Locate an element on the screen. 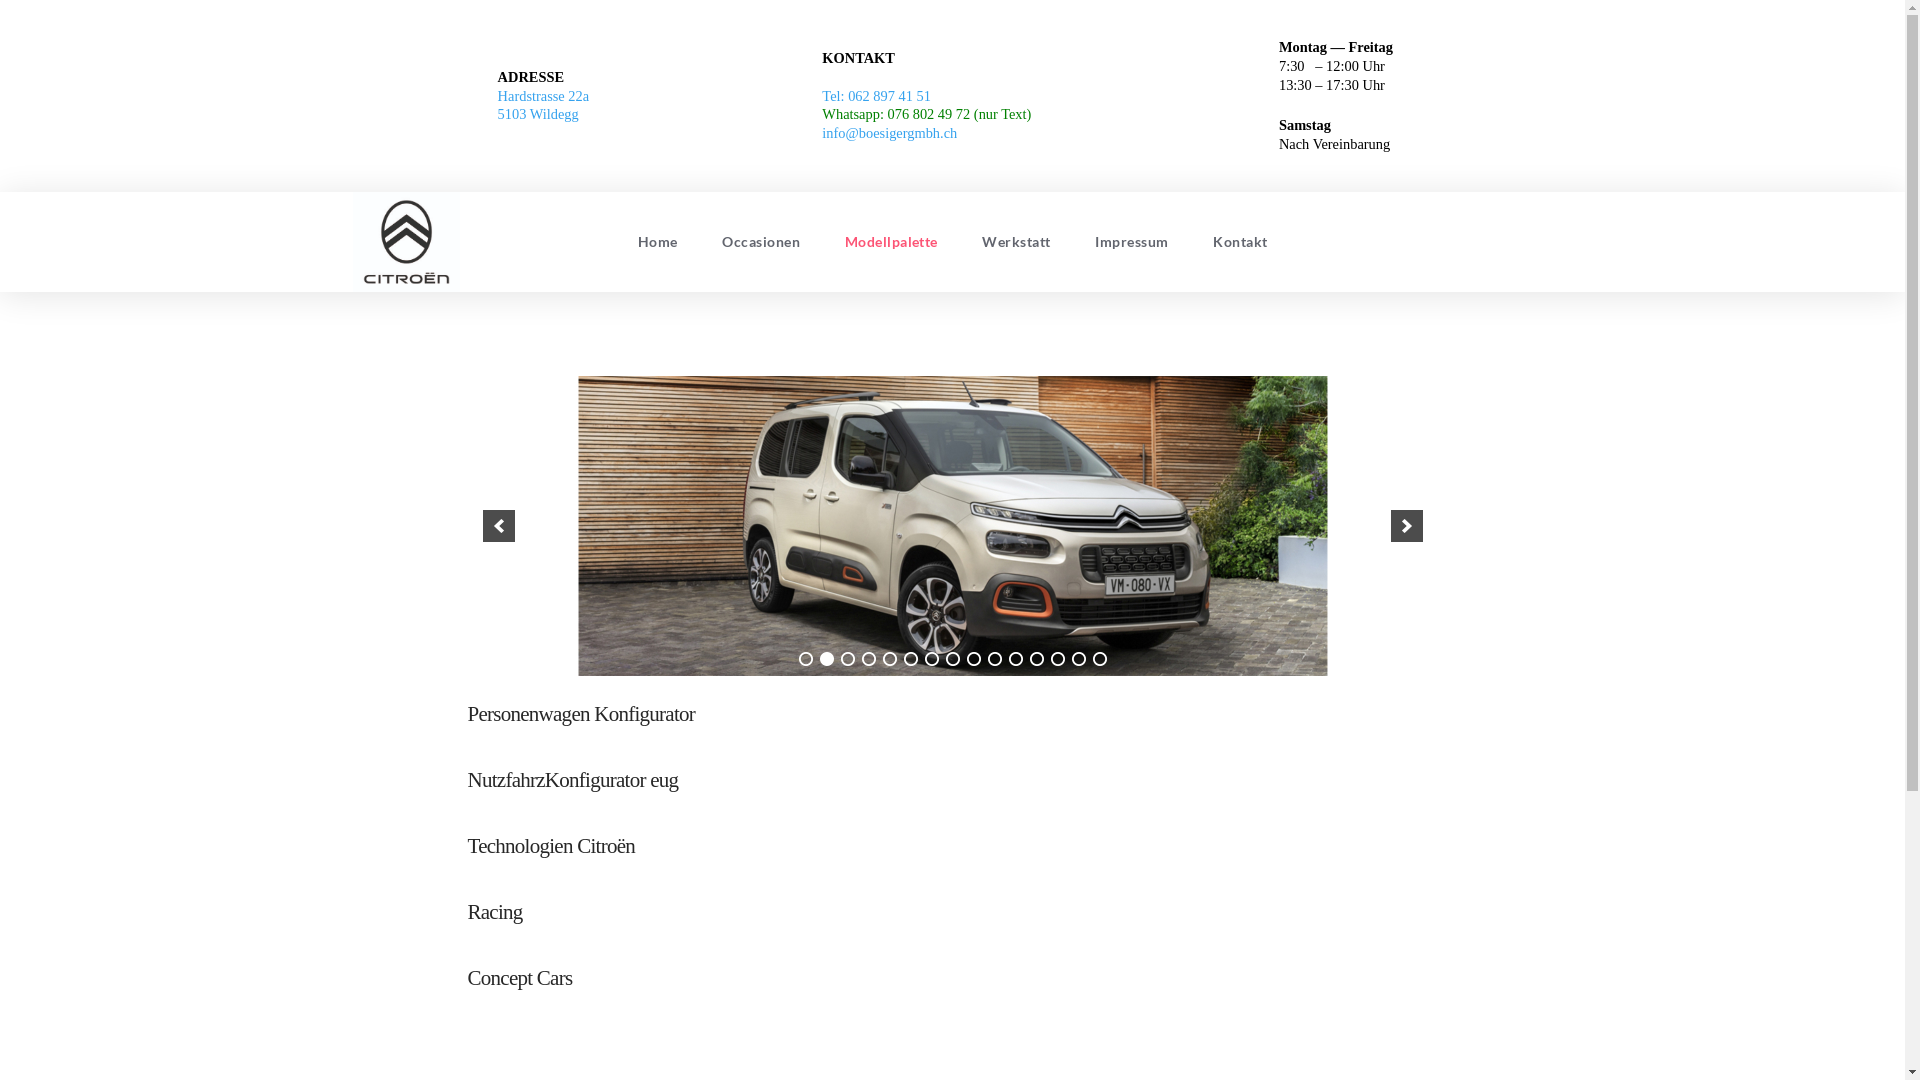  '3' is located at coordinates (846, 659).